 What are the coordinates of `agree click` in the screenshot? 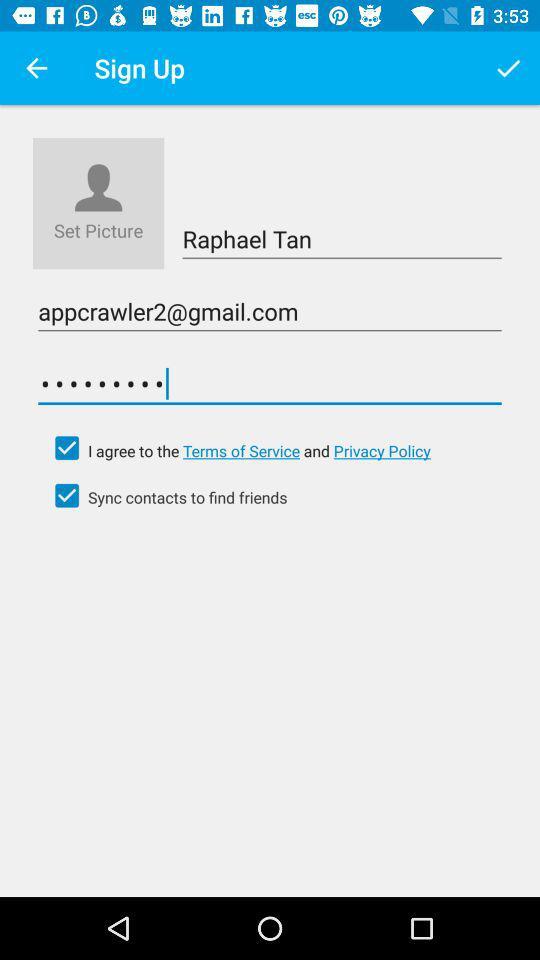 It's located at (67, 448).